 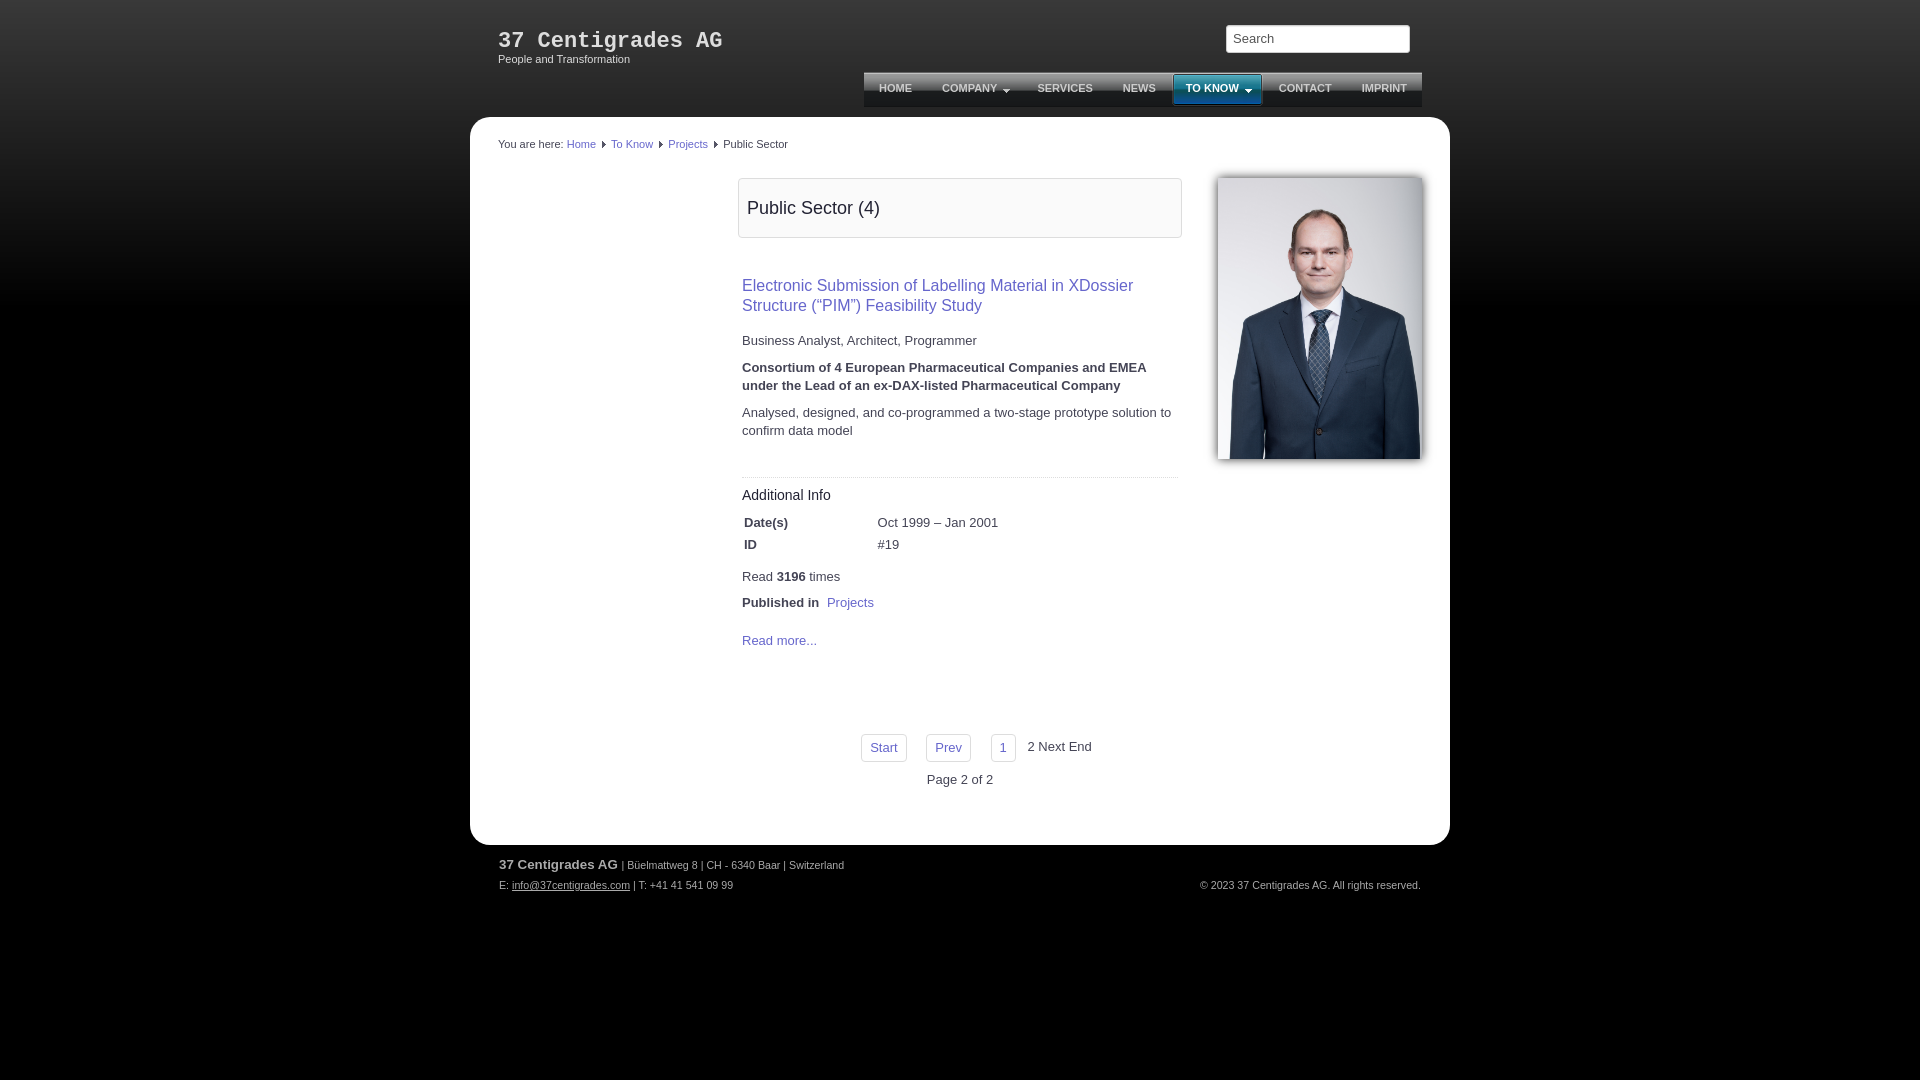 What do you see at coordinates (974, 88) in the screenshot?
I see `'COMPANY'` at bounding box center [974, 88].